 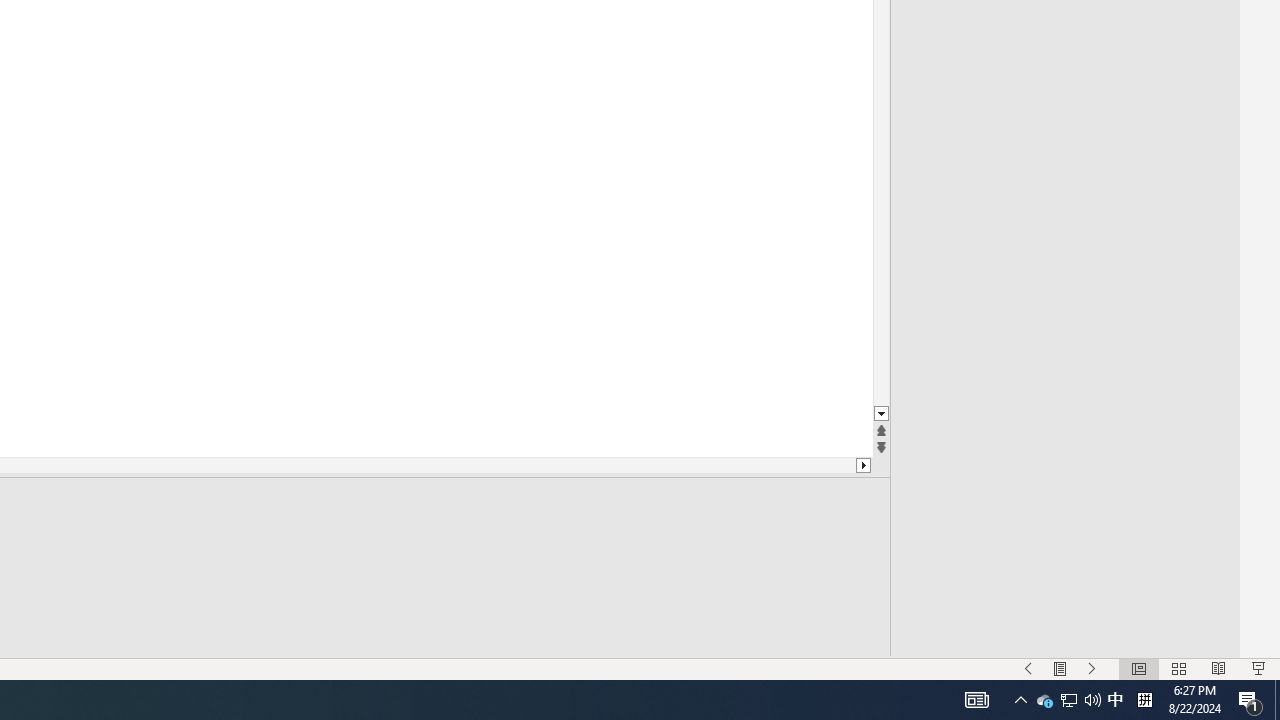 What do you see at coordinates (1091, 669) in the screenshot?
I see `'Slide Show Next On'` at bounding box center [1091, 669].